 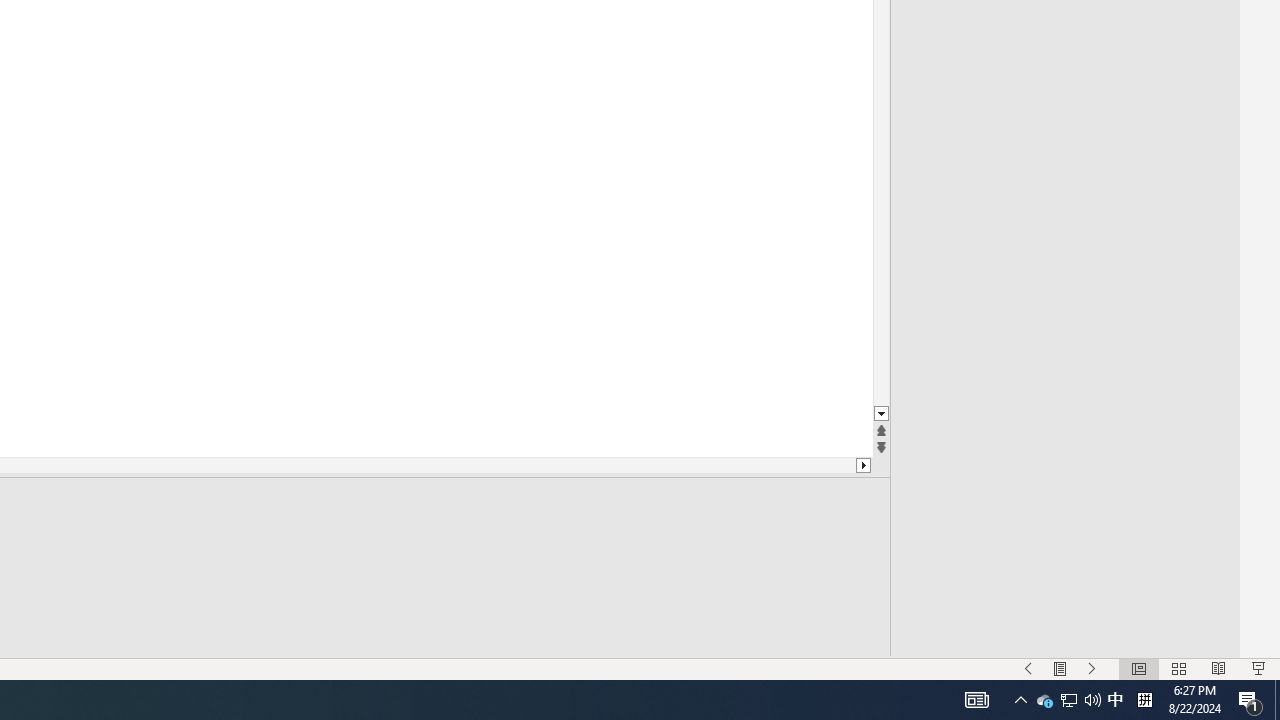 What do you see at coordinates (1091, 669) in the screenshot?
I see `'Slide Show Next On'` at bounding box center [1091, 669].